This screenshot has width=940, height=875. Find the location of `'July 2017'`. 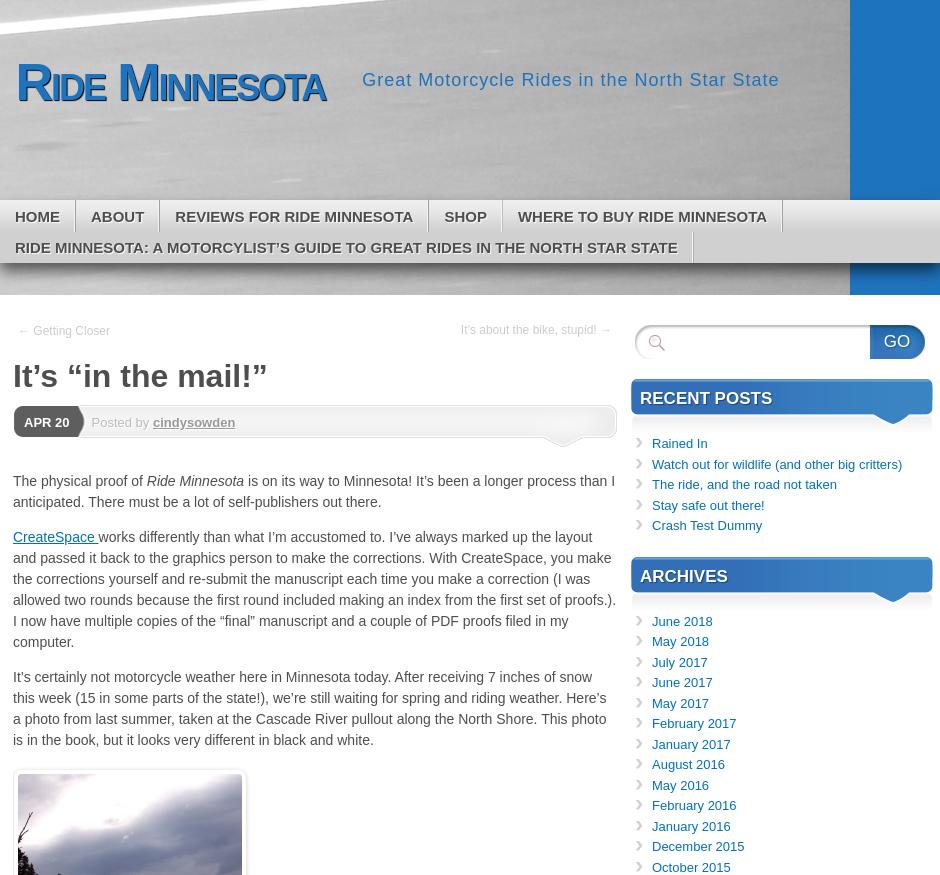

'July 2017' is located at coordinates (678, 660).